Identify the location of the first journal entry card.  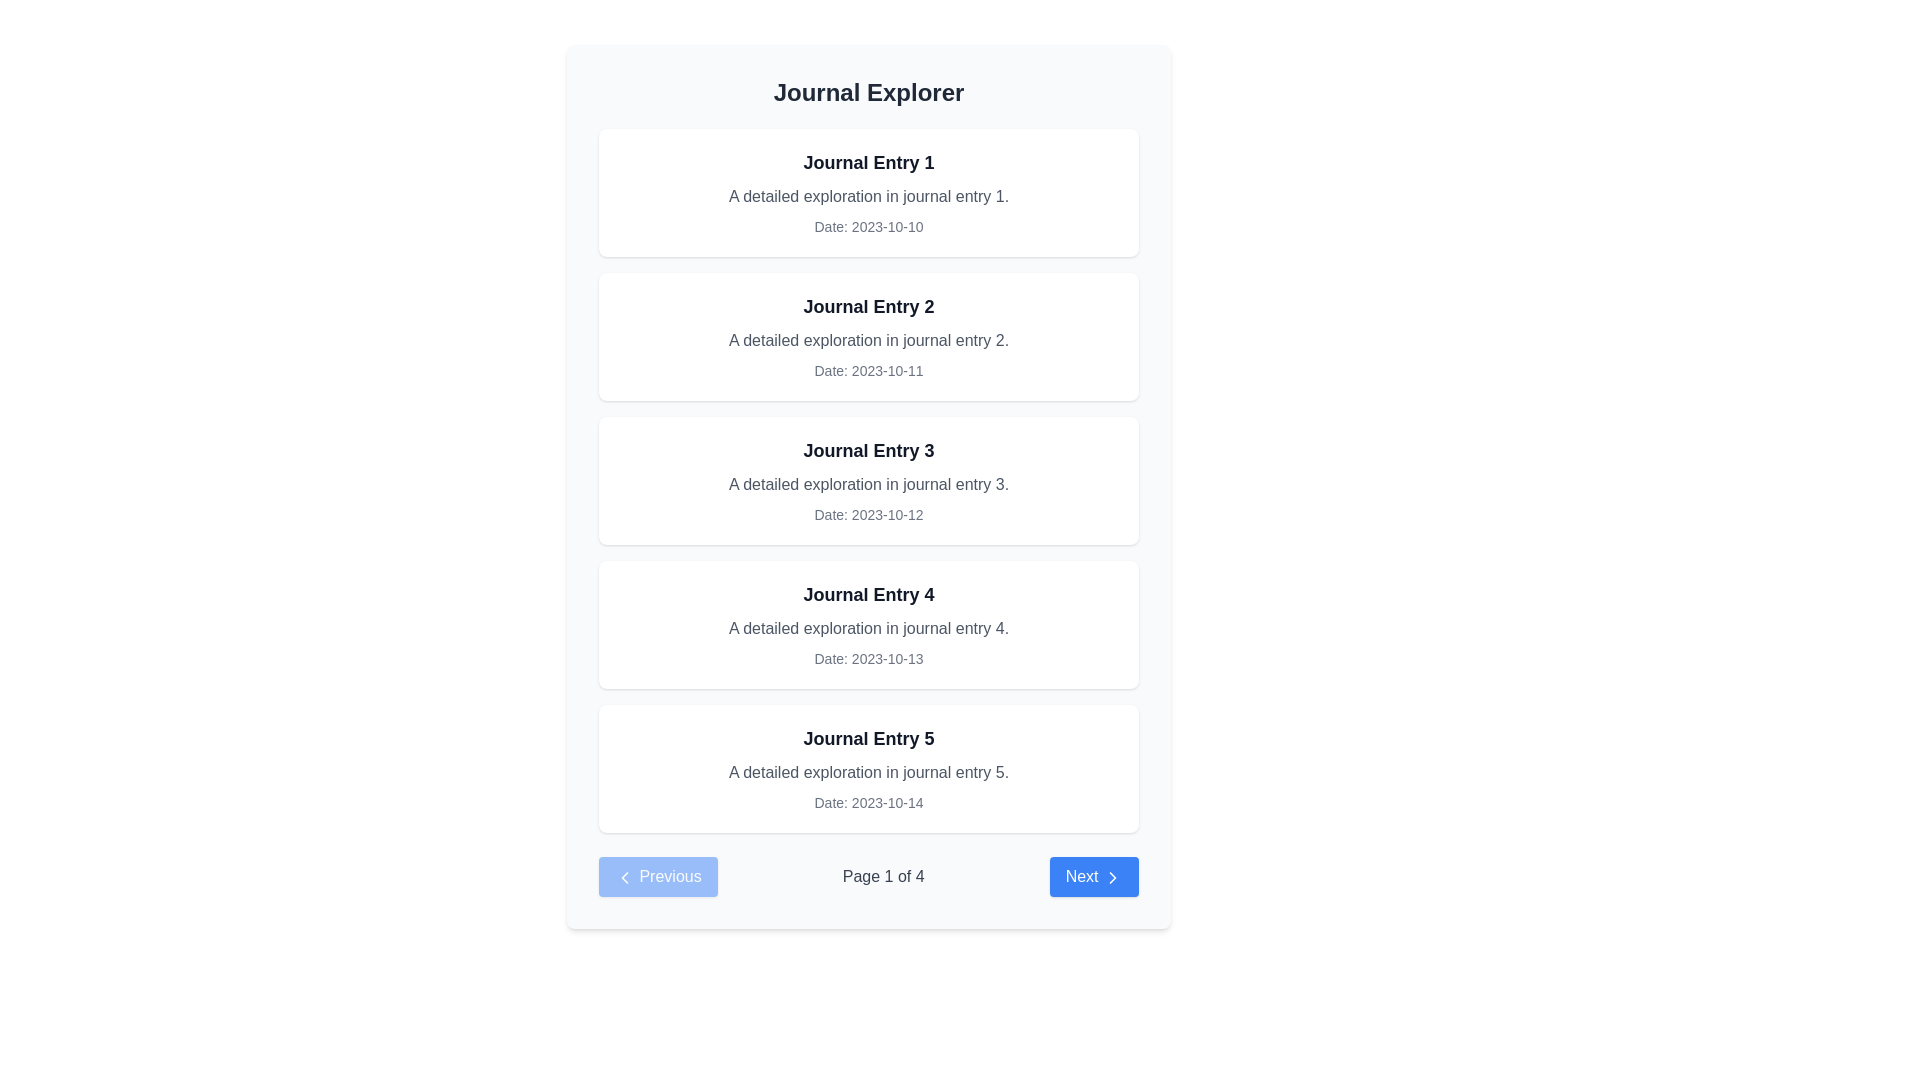
(868, 192).